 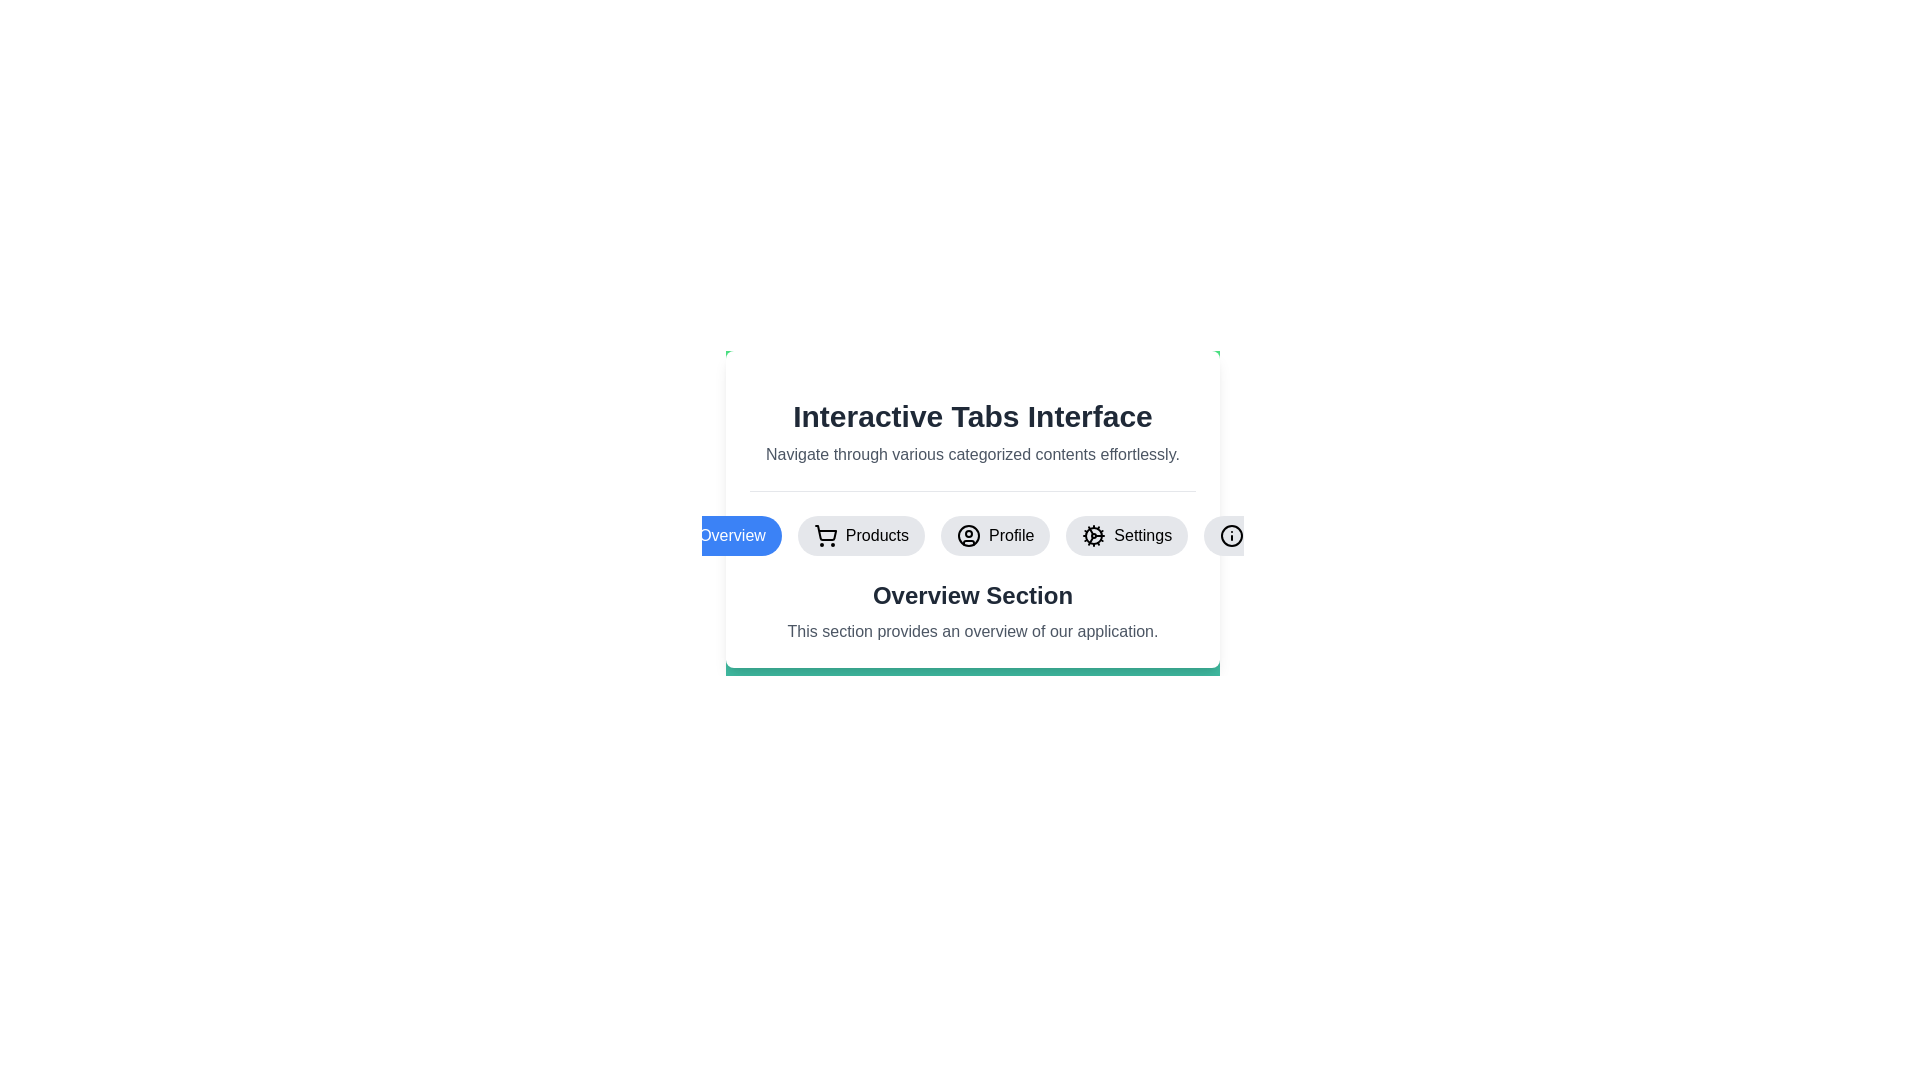 I want to click on the 'Profile' tab in the navigation bar, so click(x=973, y=535).